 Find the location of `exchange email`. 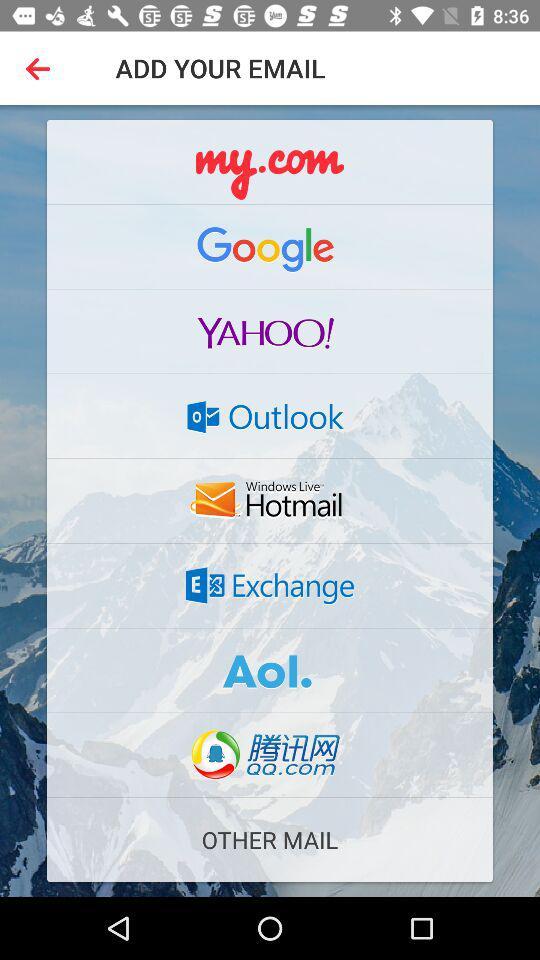

exchange email is located at coordinates (270, 585).